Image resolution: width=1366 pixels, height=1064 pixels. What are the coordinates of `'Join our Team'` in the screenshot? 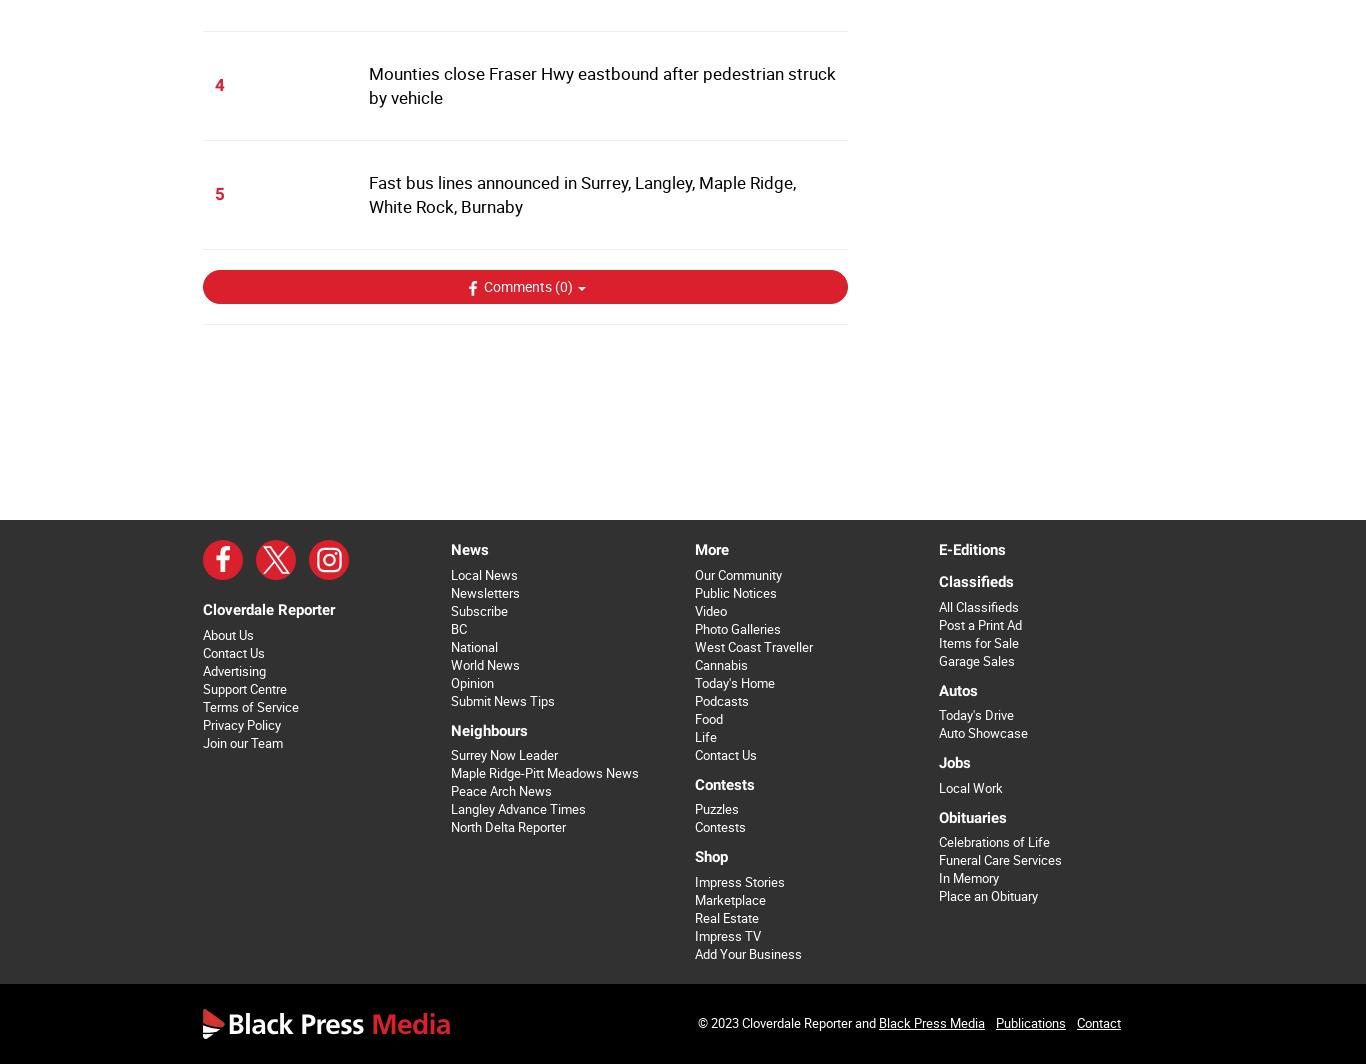 It's located at (243, 742).